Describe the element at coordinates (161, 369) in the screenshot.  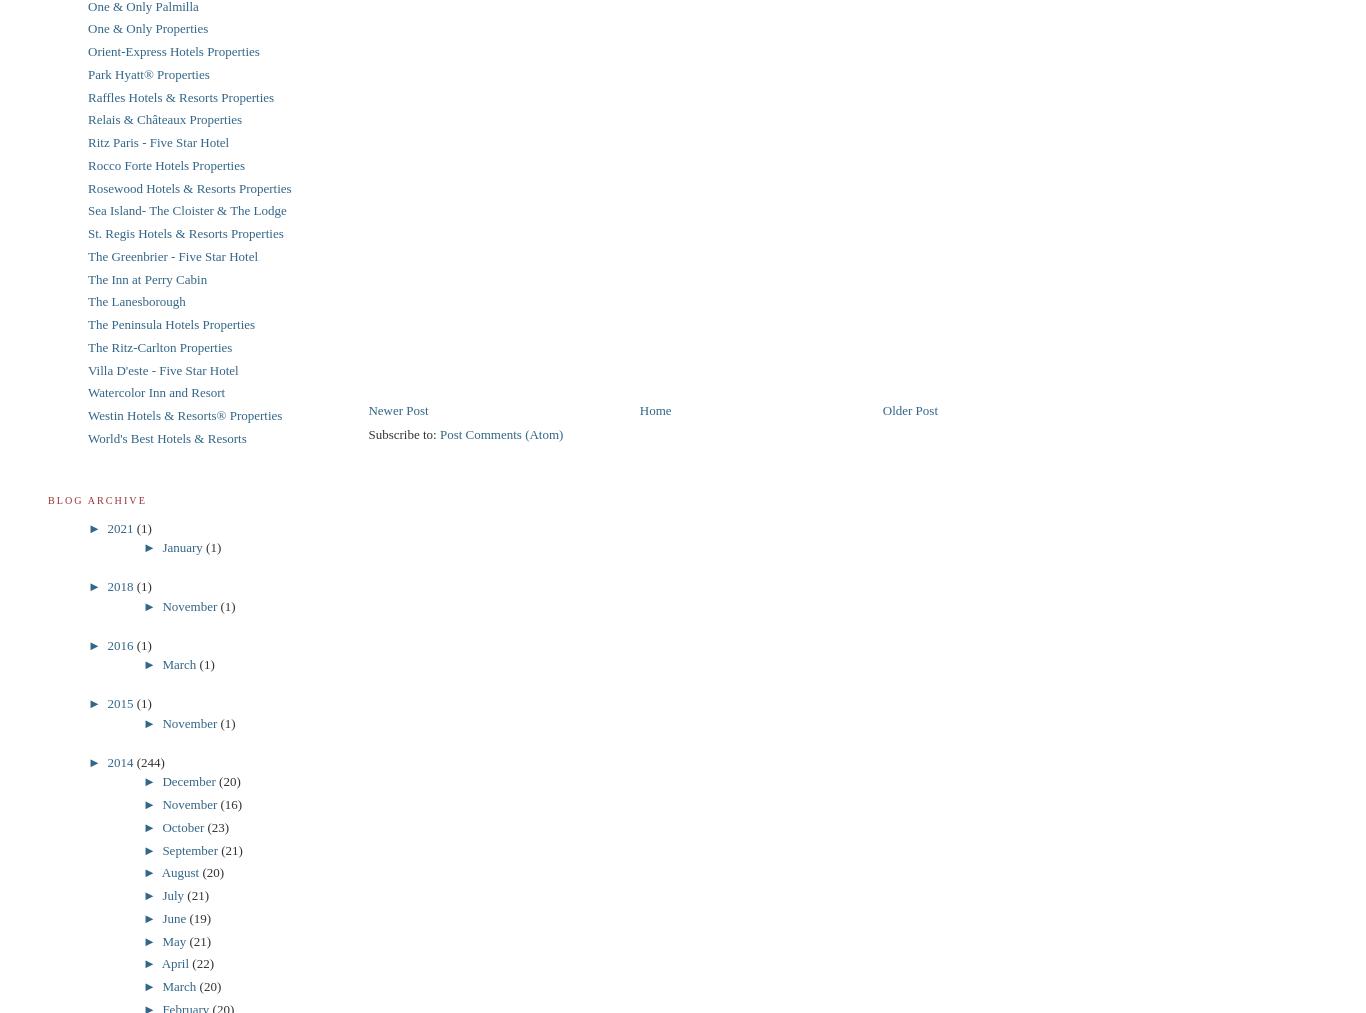
I see `'Villa D'este - Five Star Hotel'` at that location.